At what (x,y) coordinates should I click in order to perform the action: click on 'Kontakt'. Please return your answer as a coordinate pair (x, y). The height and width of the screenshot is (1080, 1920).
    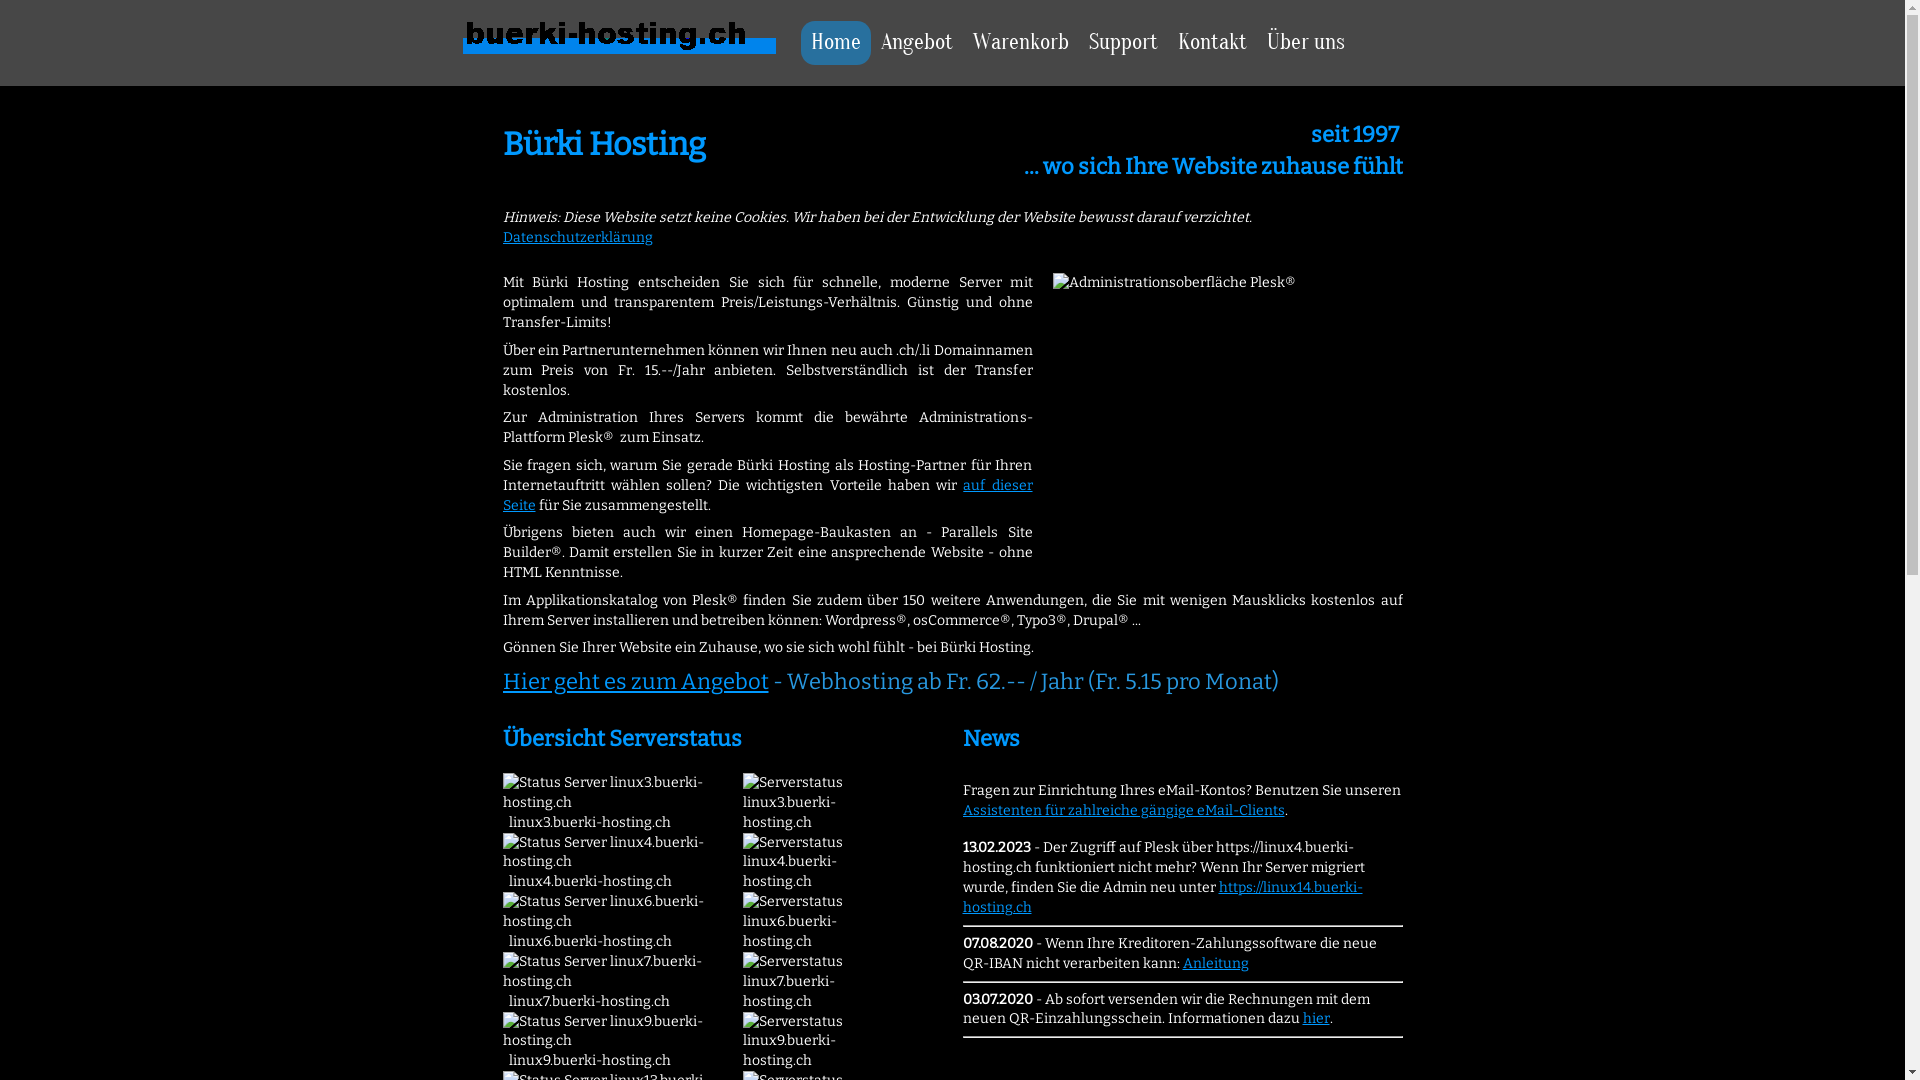
    Looking at the image, I should click on (1211, 42).